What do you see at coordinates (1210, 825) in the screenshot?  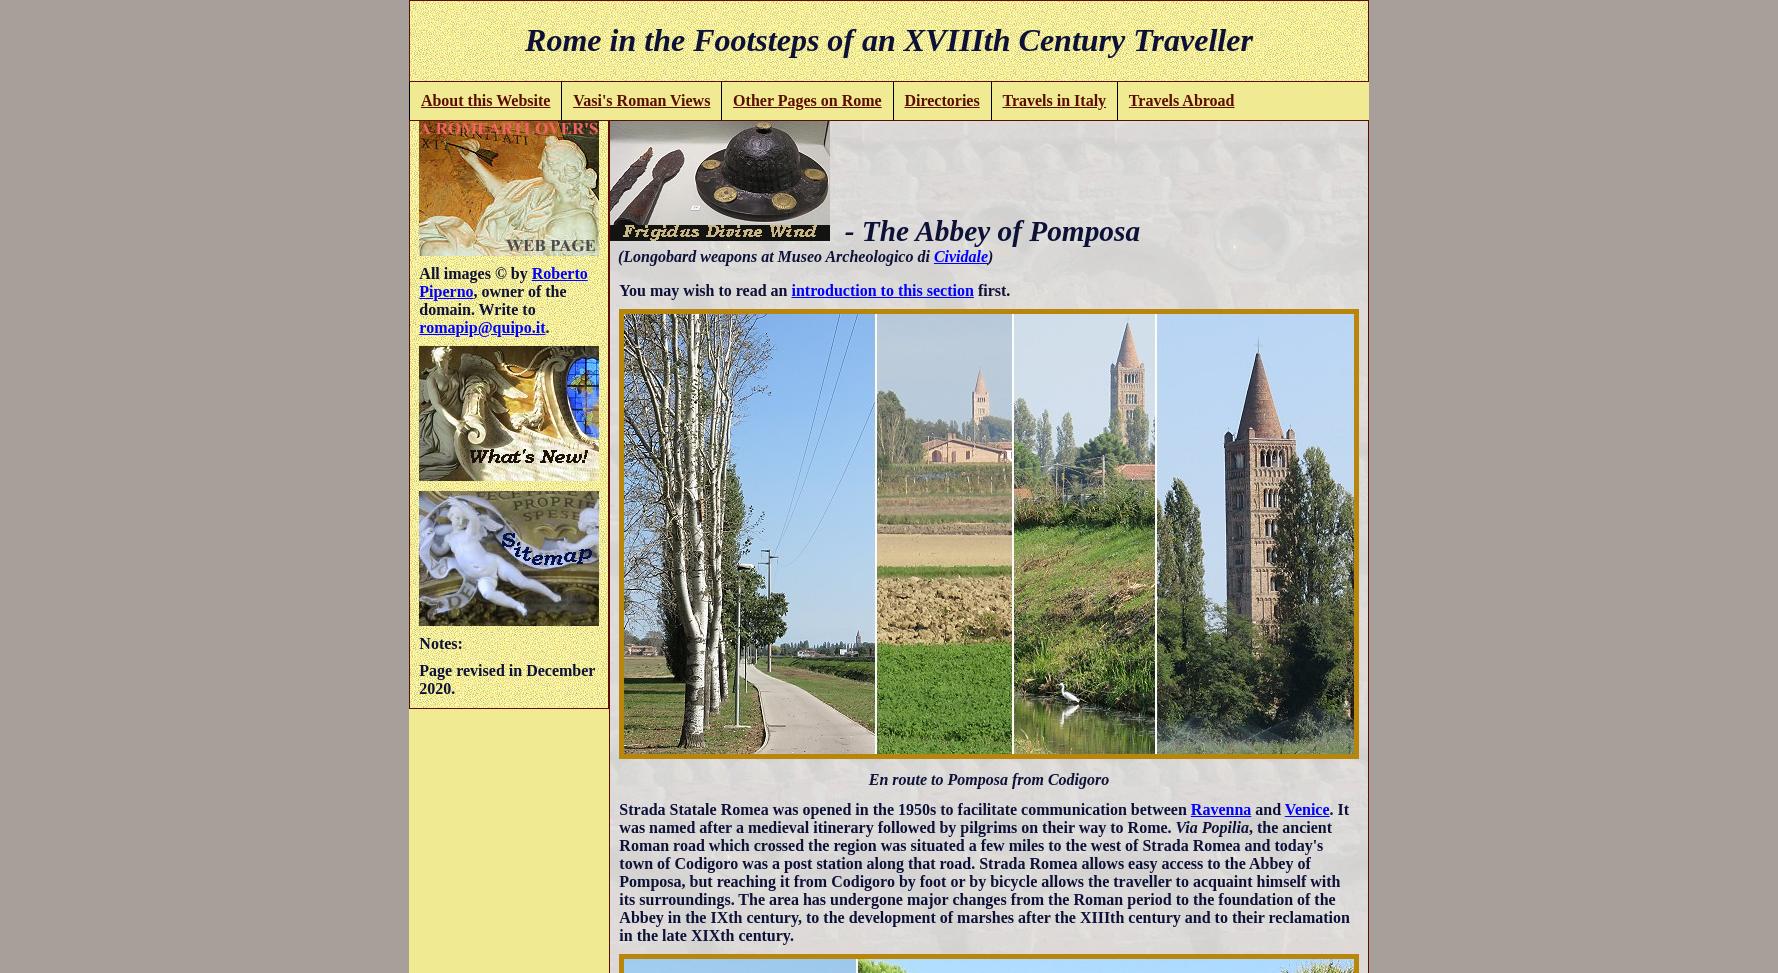 I see `'Via Popilia'` at bounding box center [1210, 825].